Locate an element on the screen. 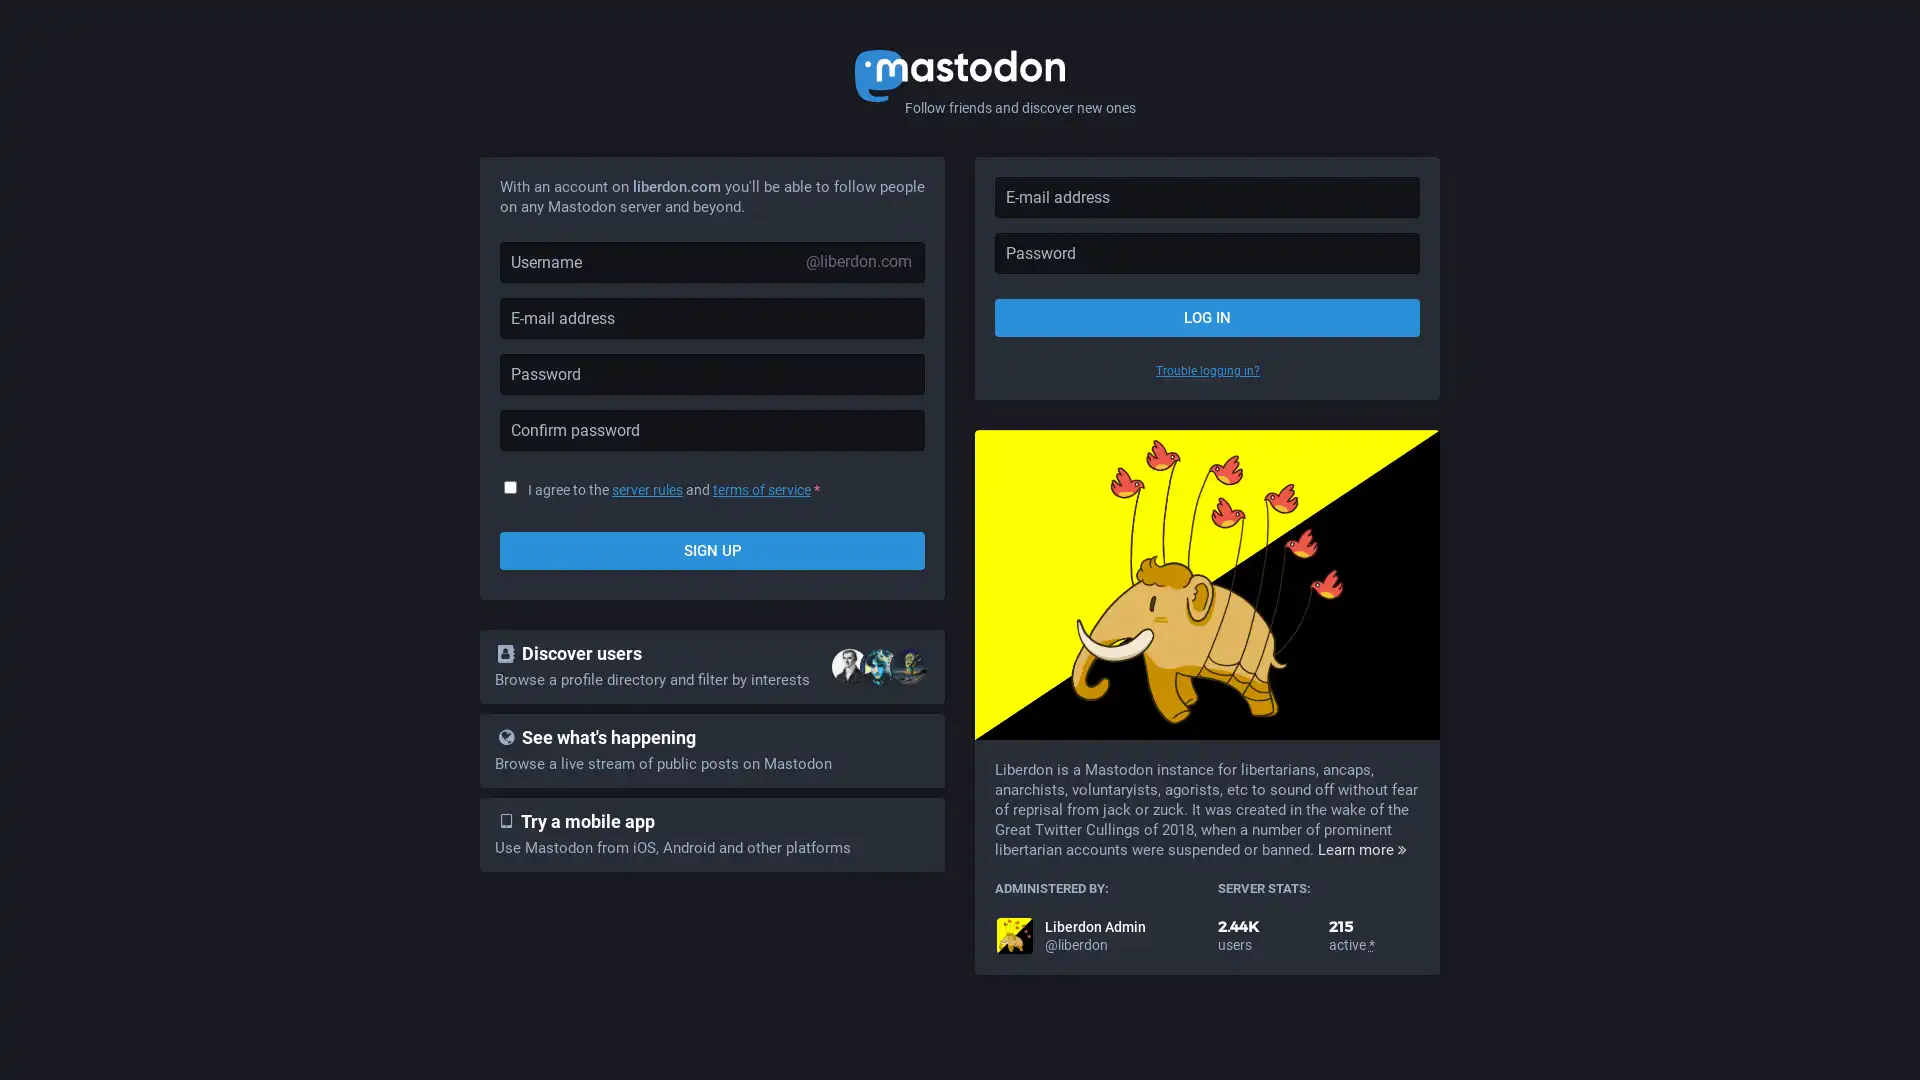 The height and width of the screenshot is (1080, 1920). LOG IN is located at coordinates (1206, 316).